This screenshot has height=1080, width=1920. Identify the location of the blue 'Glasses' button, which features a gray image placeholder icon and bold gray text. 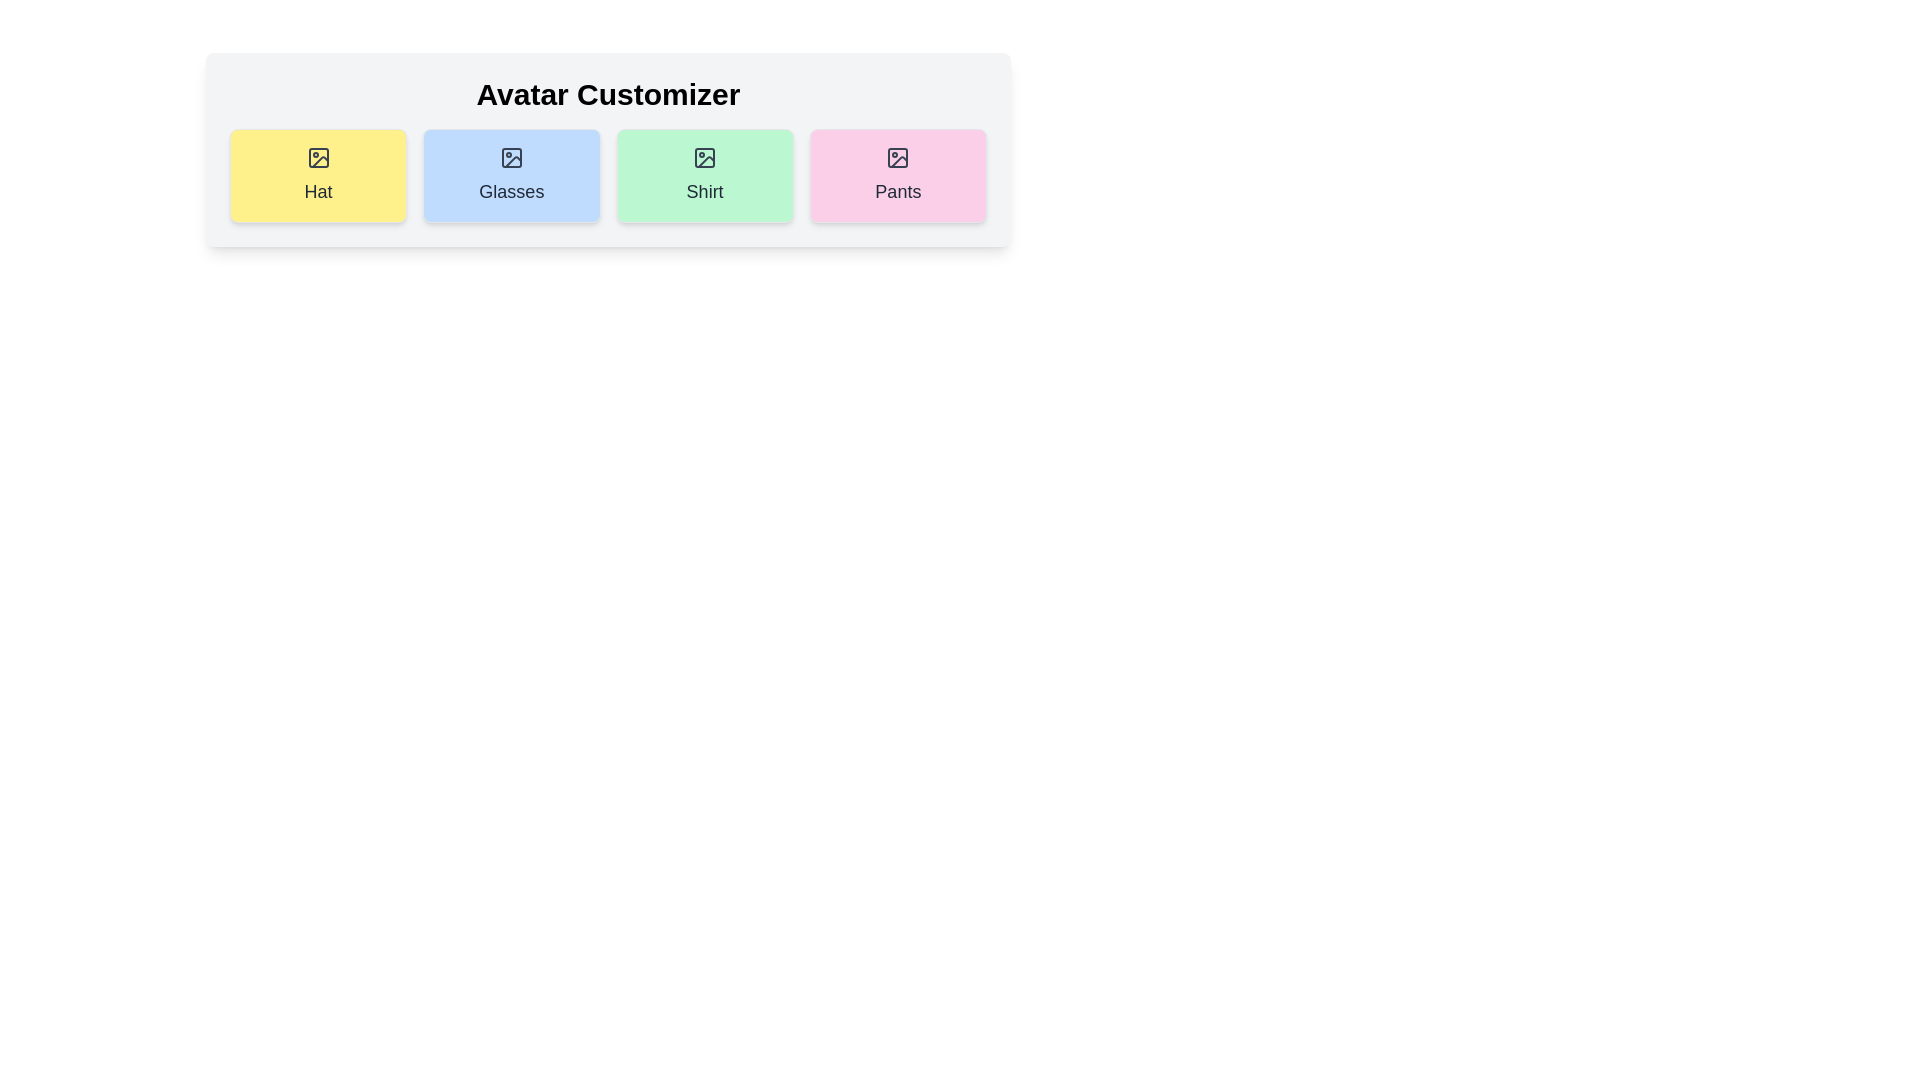
(511, 175).